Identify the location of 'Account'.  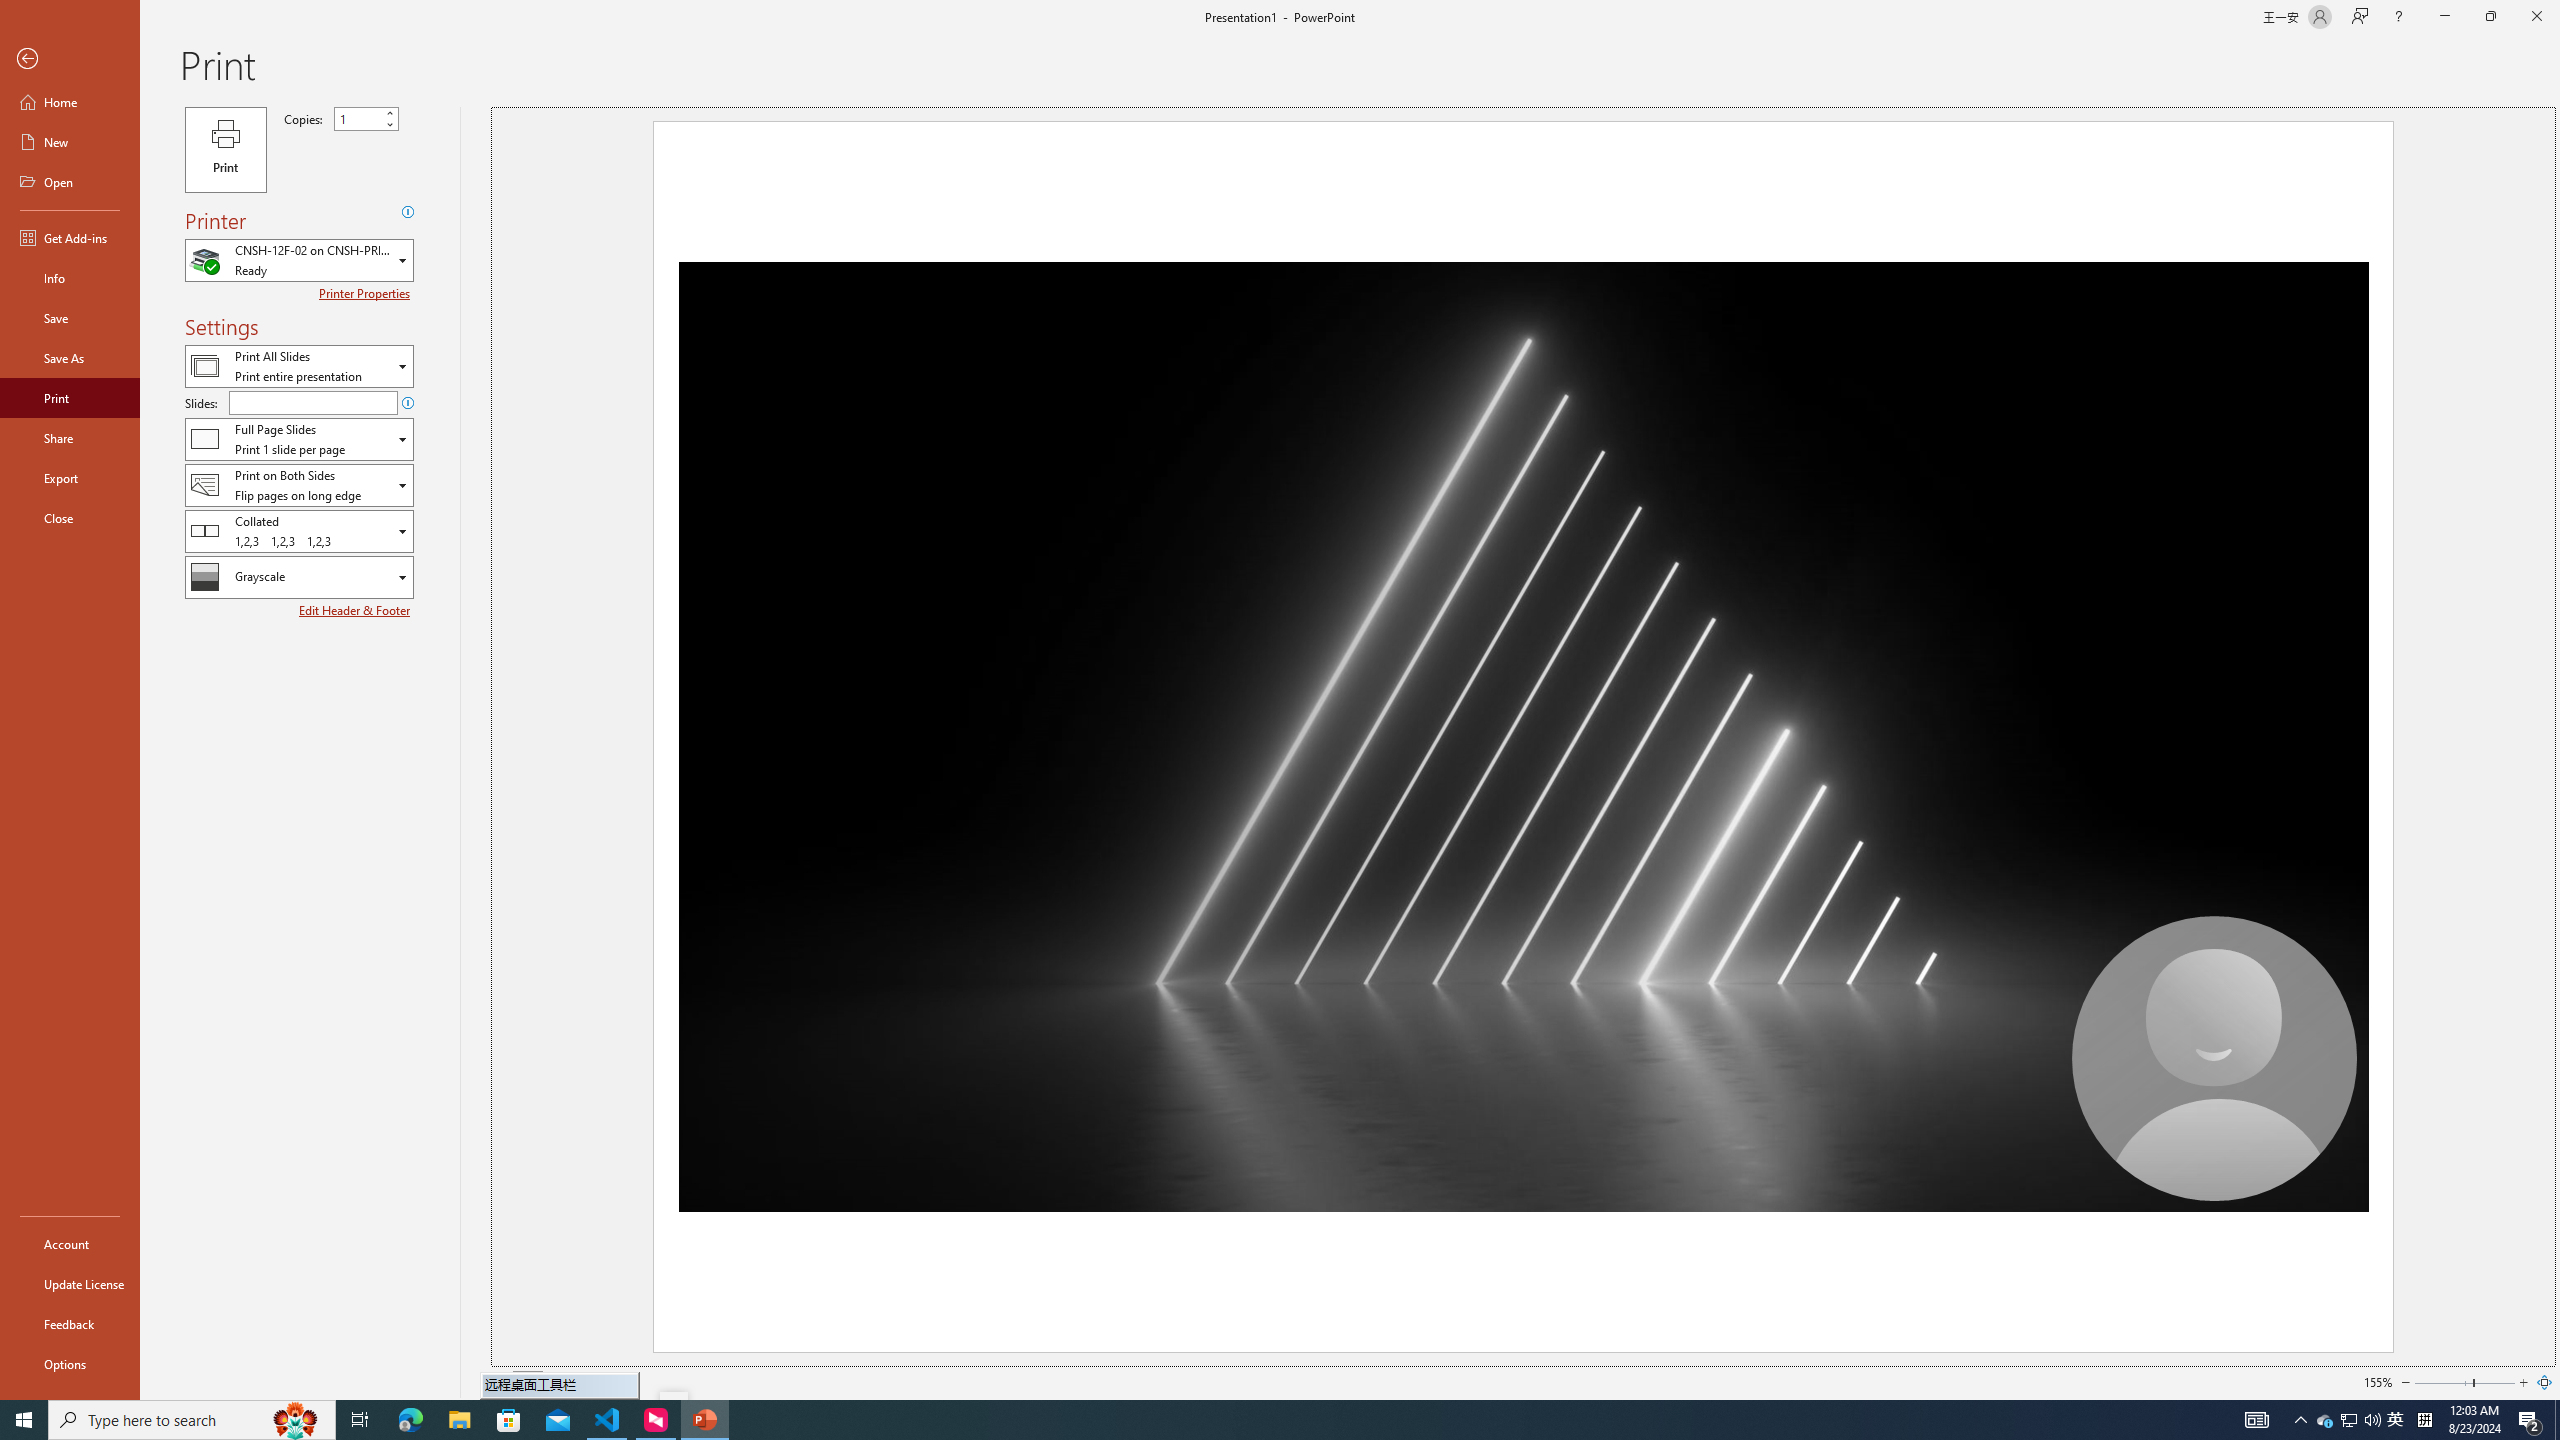
(69, 1244).